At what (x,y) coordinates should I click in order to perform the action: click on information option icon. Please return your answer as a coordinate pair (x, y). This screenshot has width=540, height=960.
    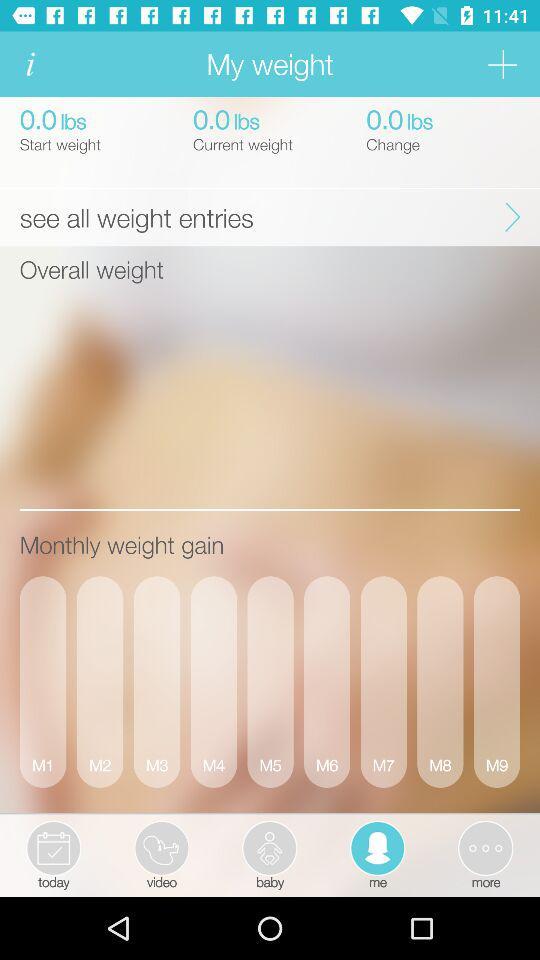
    Looking at the image, I should click on (29, 64).